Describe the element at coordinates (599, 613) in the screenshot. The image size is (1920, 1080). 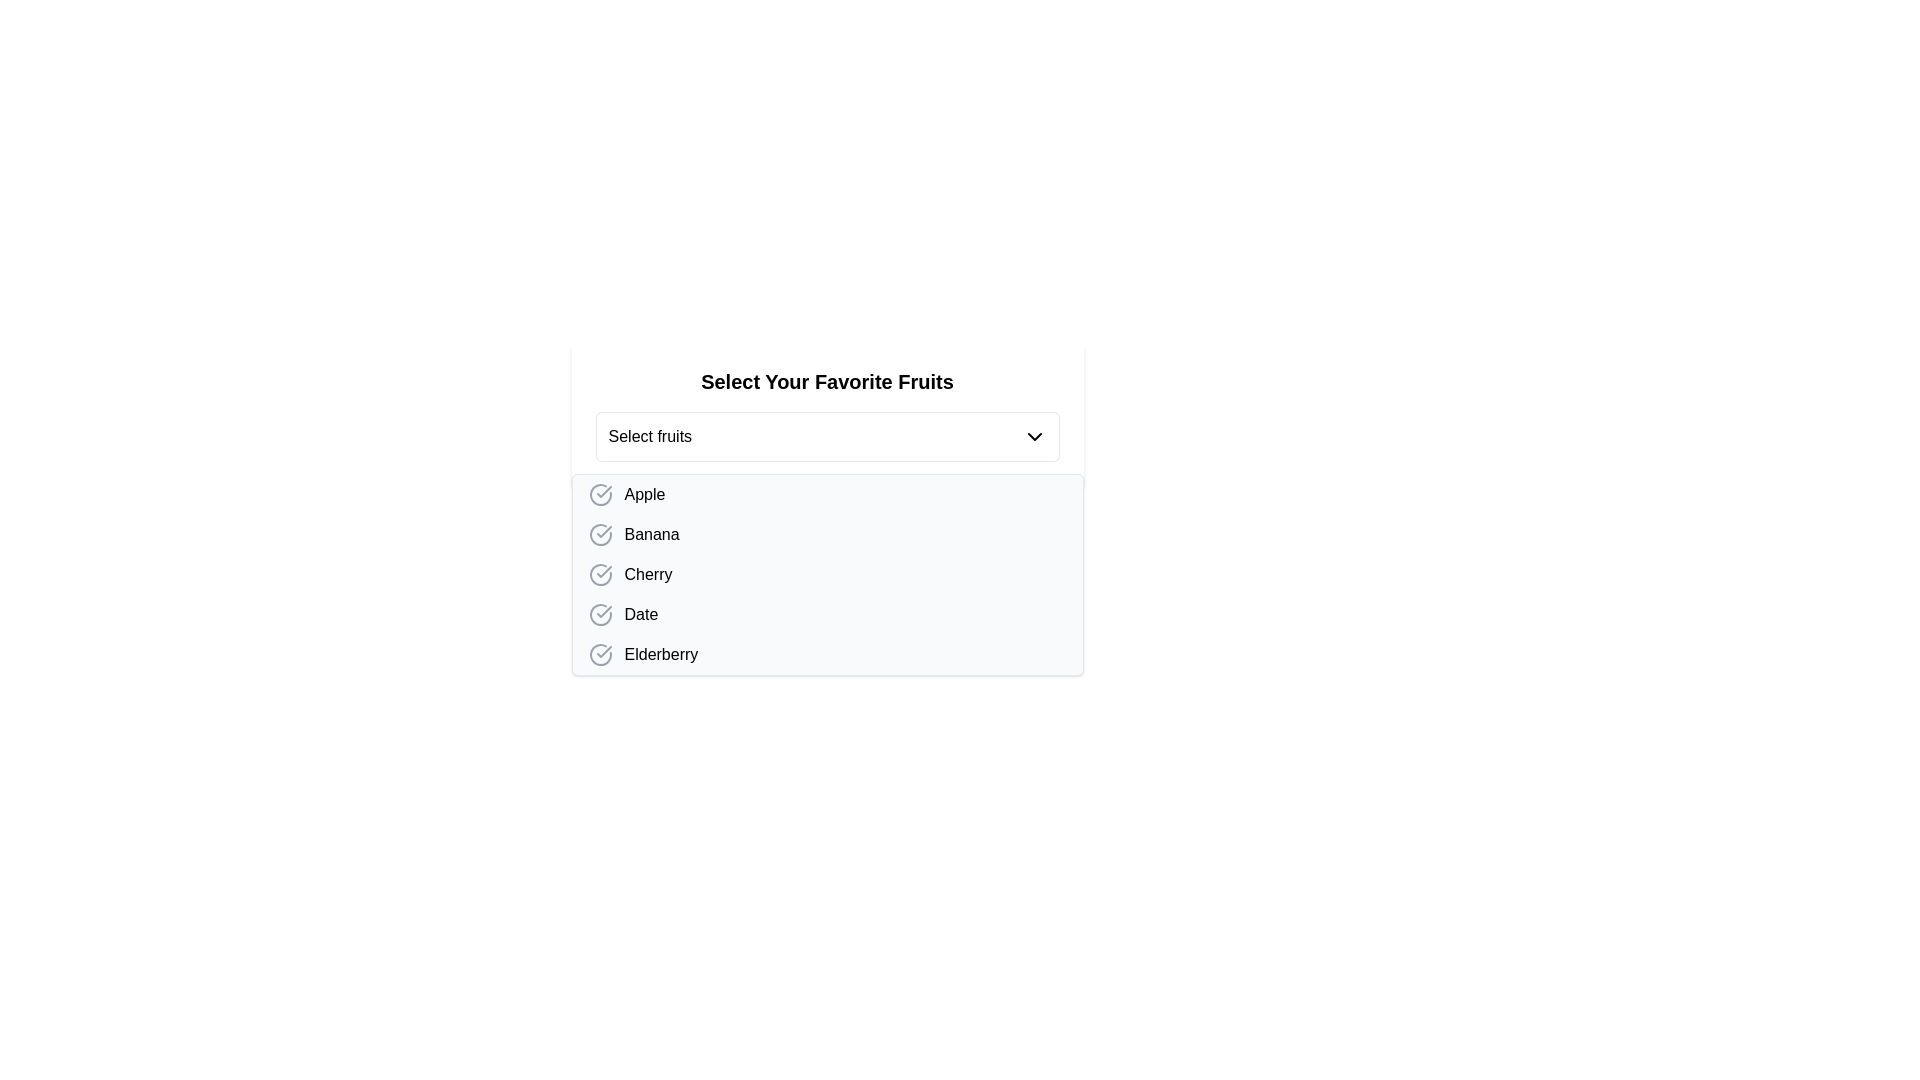
I see `the Checkbox indicator, which is a circular element with a gray stroke and a checkmark silhouette, located to the left of the 'Date' label in the checkbox list` at that location.